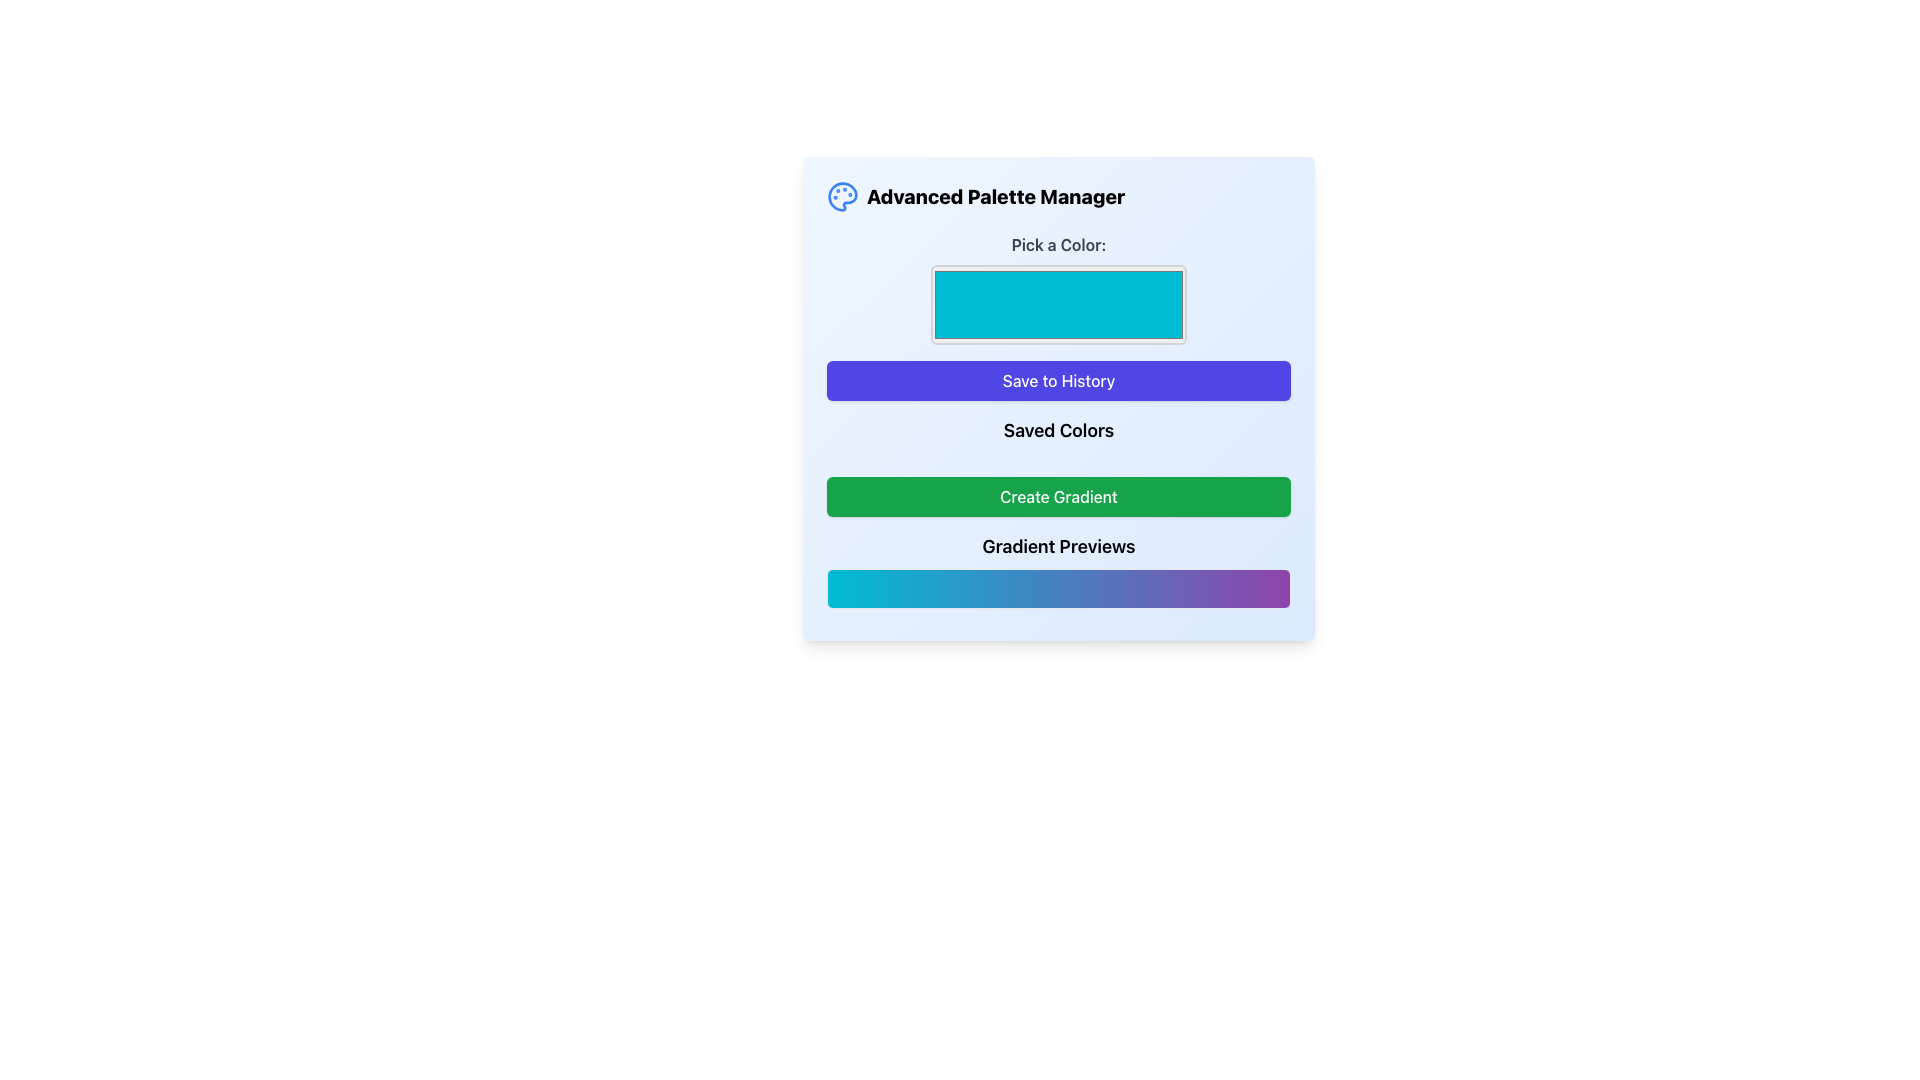 The height and width of the screenshot is (1080, 1920). Describe the element at coordinates (843, 196) in the screenshot. I see `the decorative vector graphic located in the top left corner next to the title 'Advanced Palette Manager.'` at that location.